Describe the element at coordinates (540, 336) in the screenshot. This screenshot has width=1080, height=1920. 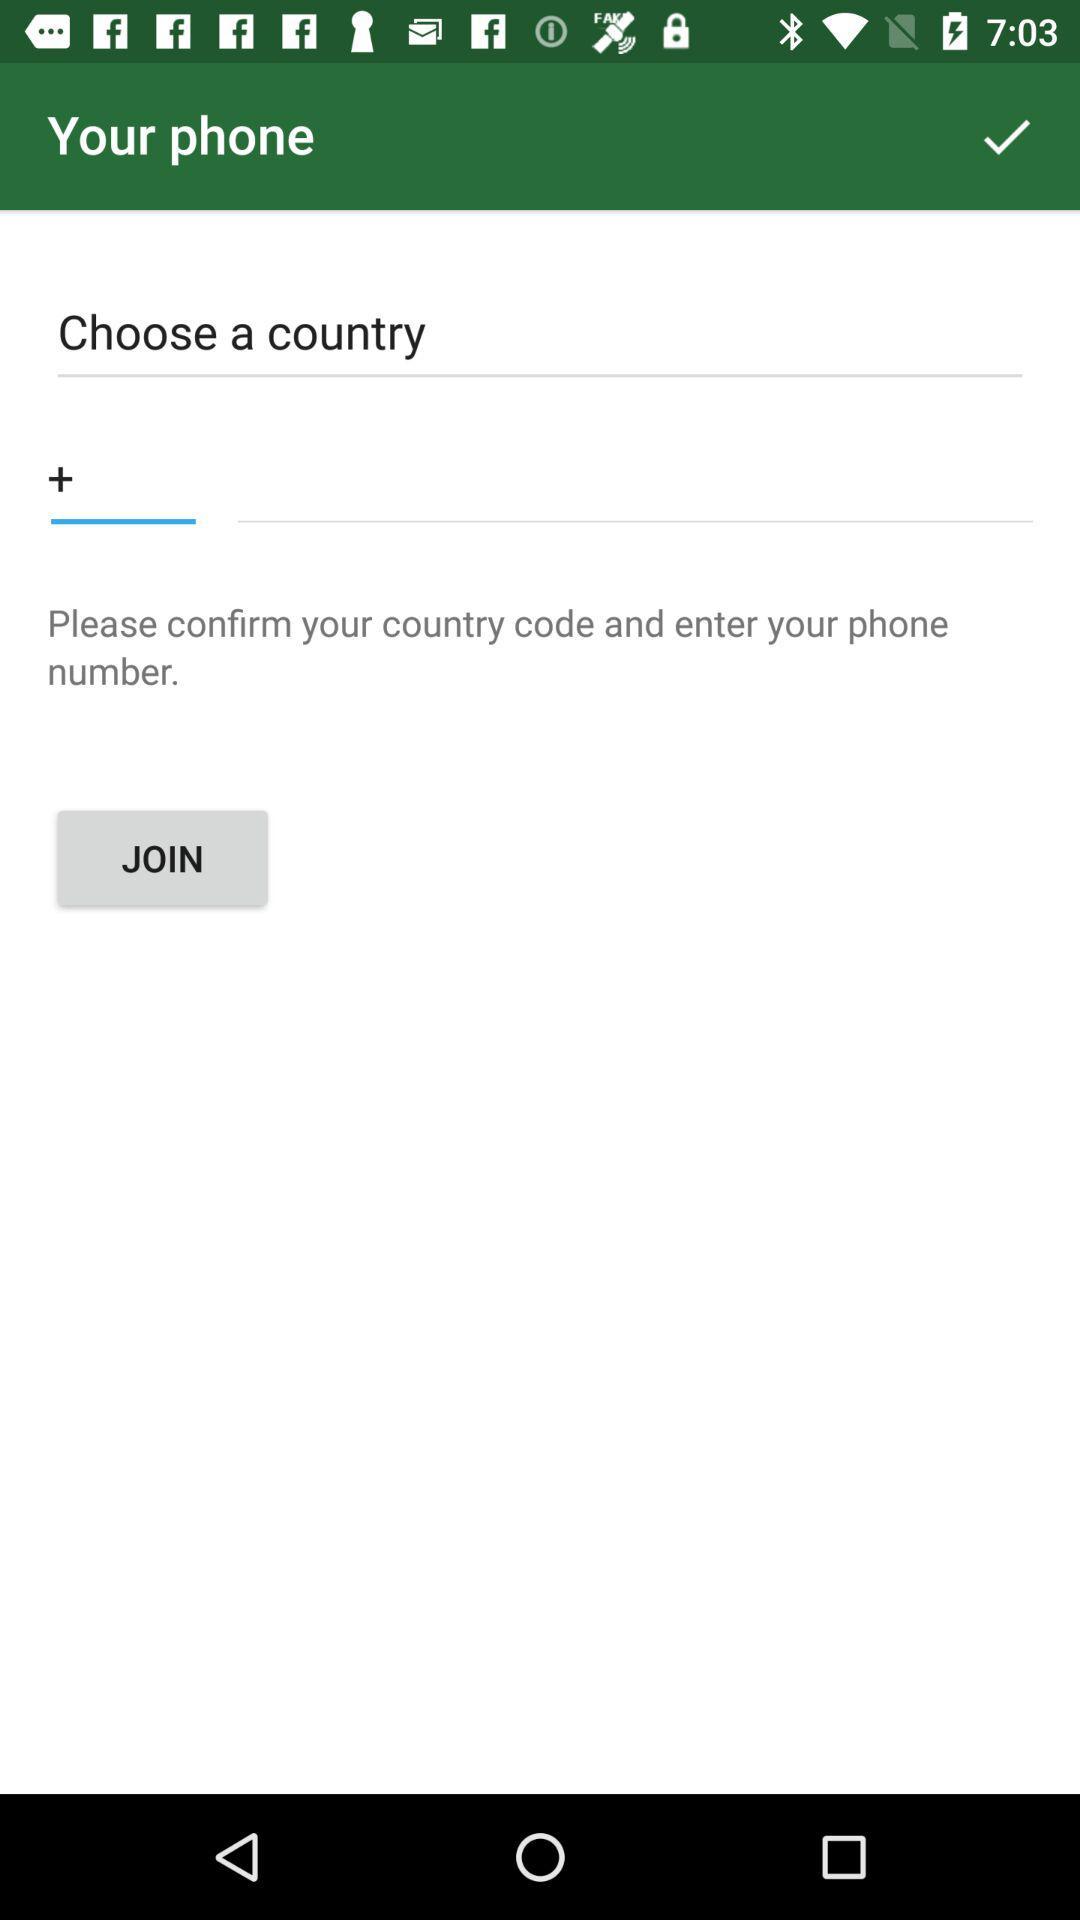
I see `choose a country item` at that location.